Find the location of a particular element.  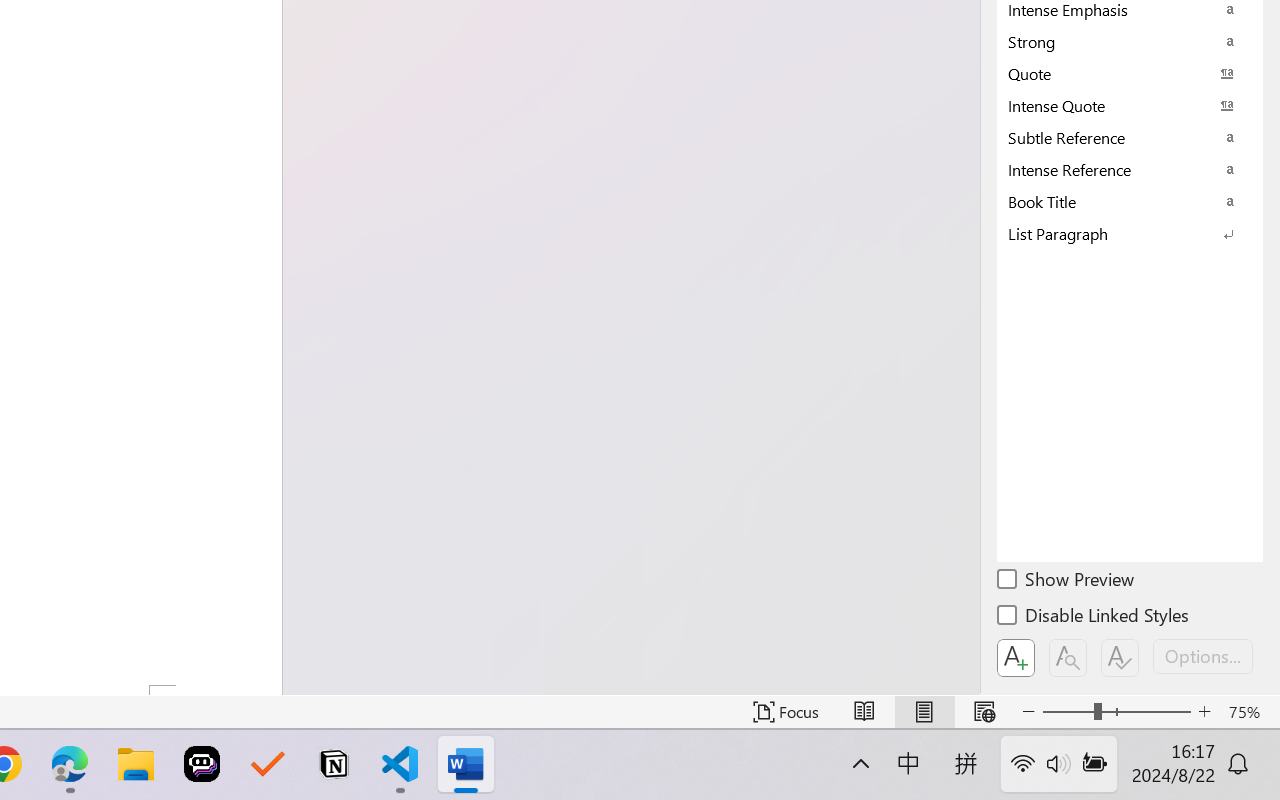

'Strong' is located at coordinates (1130, 40).